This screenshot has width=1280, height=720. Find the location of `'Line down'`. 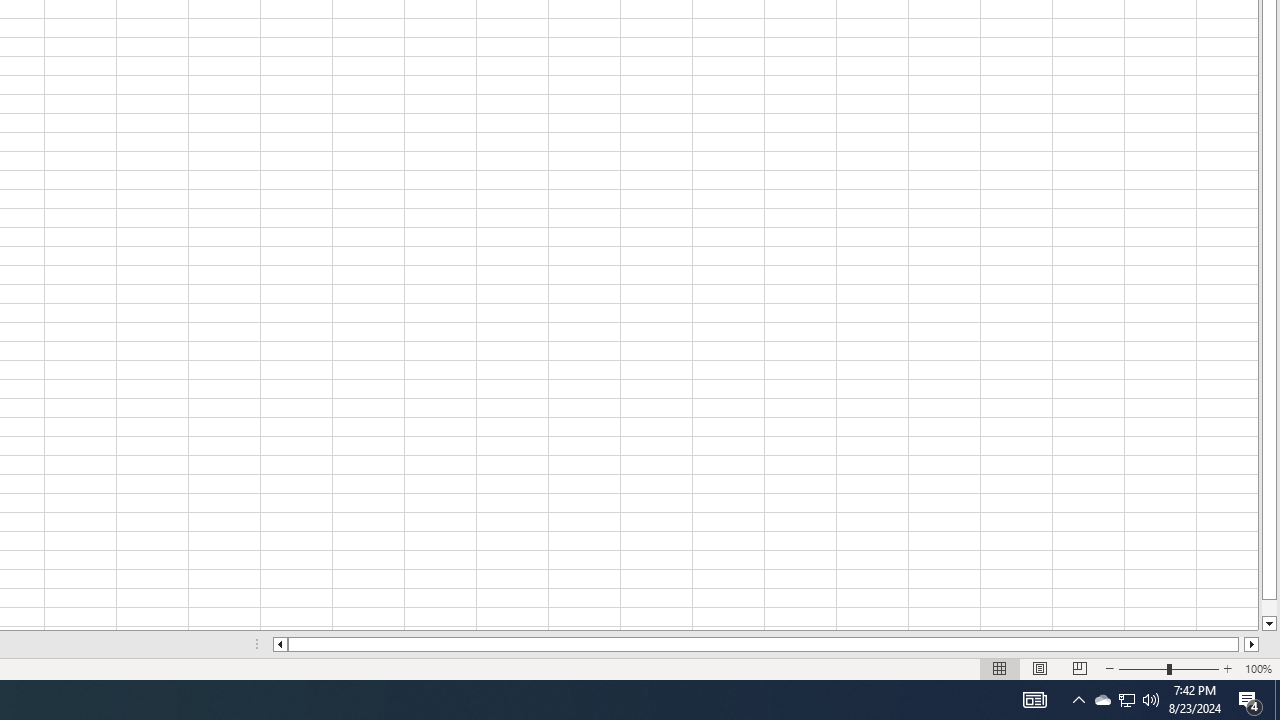

'Line down' is located at coordinates (1268, 623).